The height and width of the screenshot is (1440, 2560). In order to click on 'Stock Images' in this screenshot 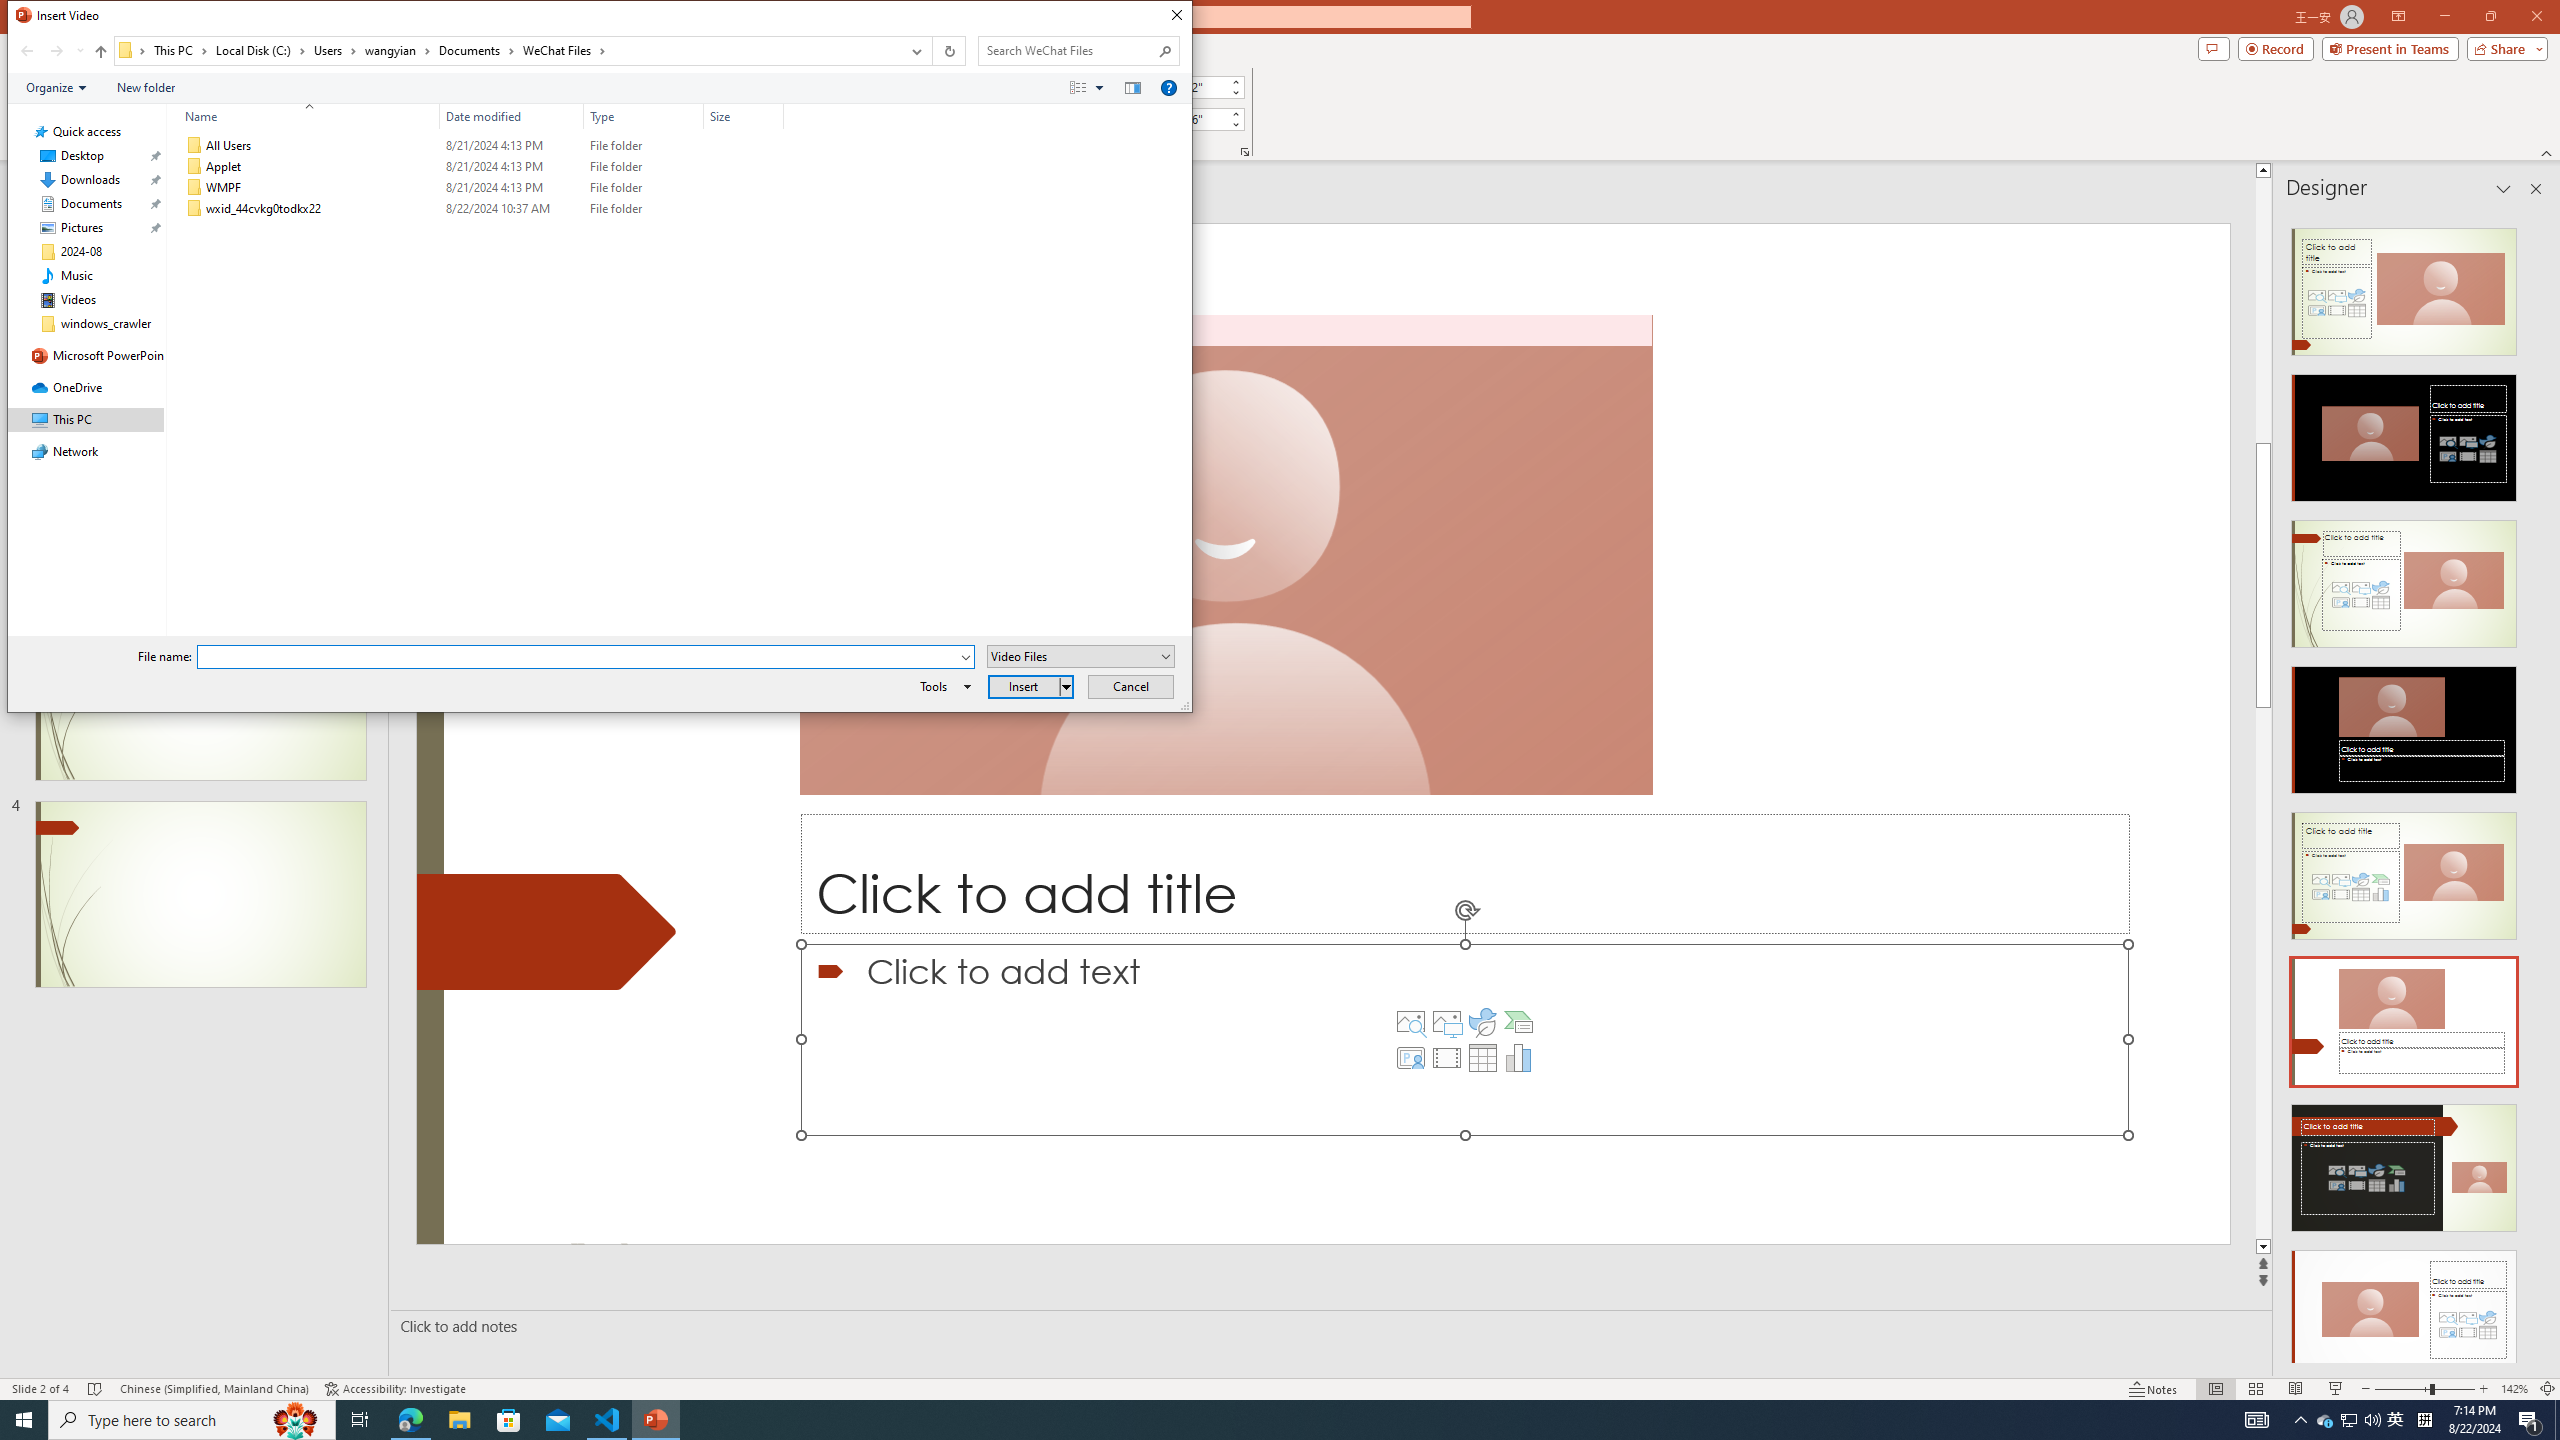, I will do `click(1410, 1022)`.